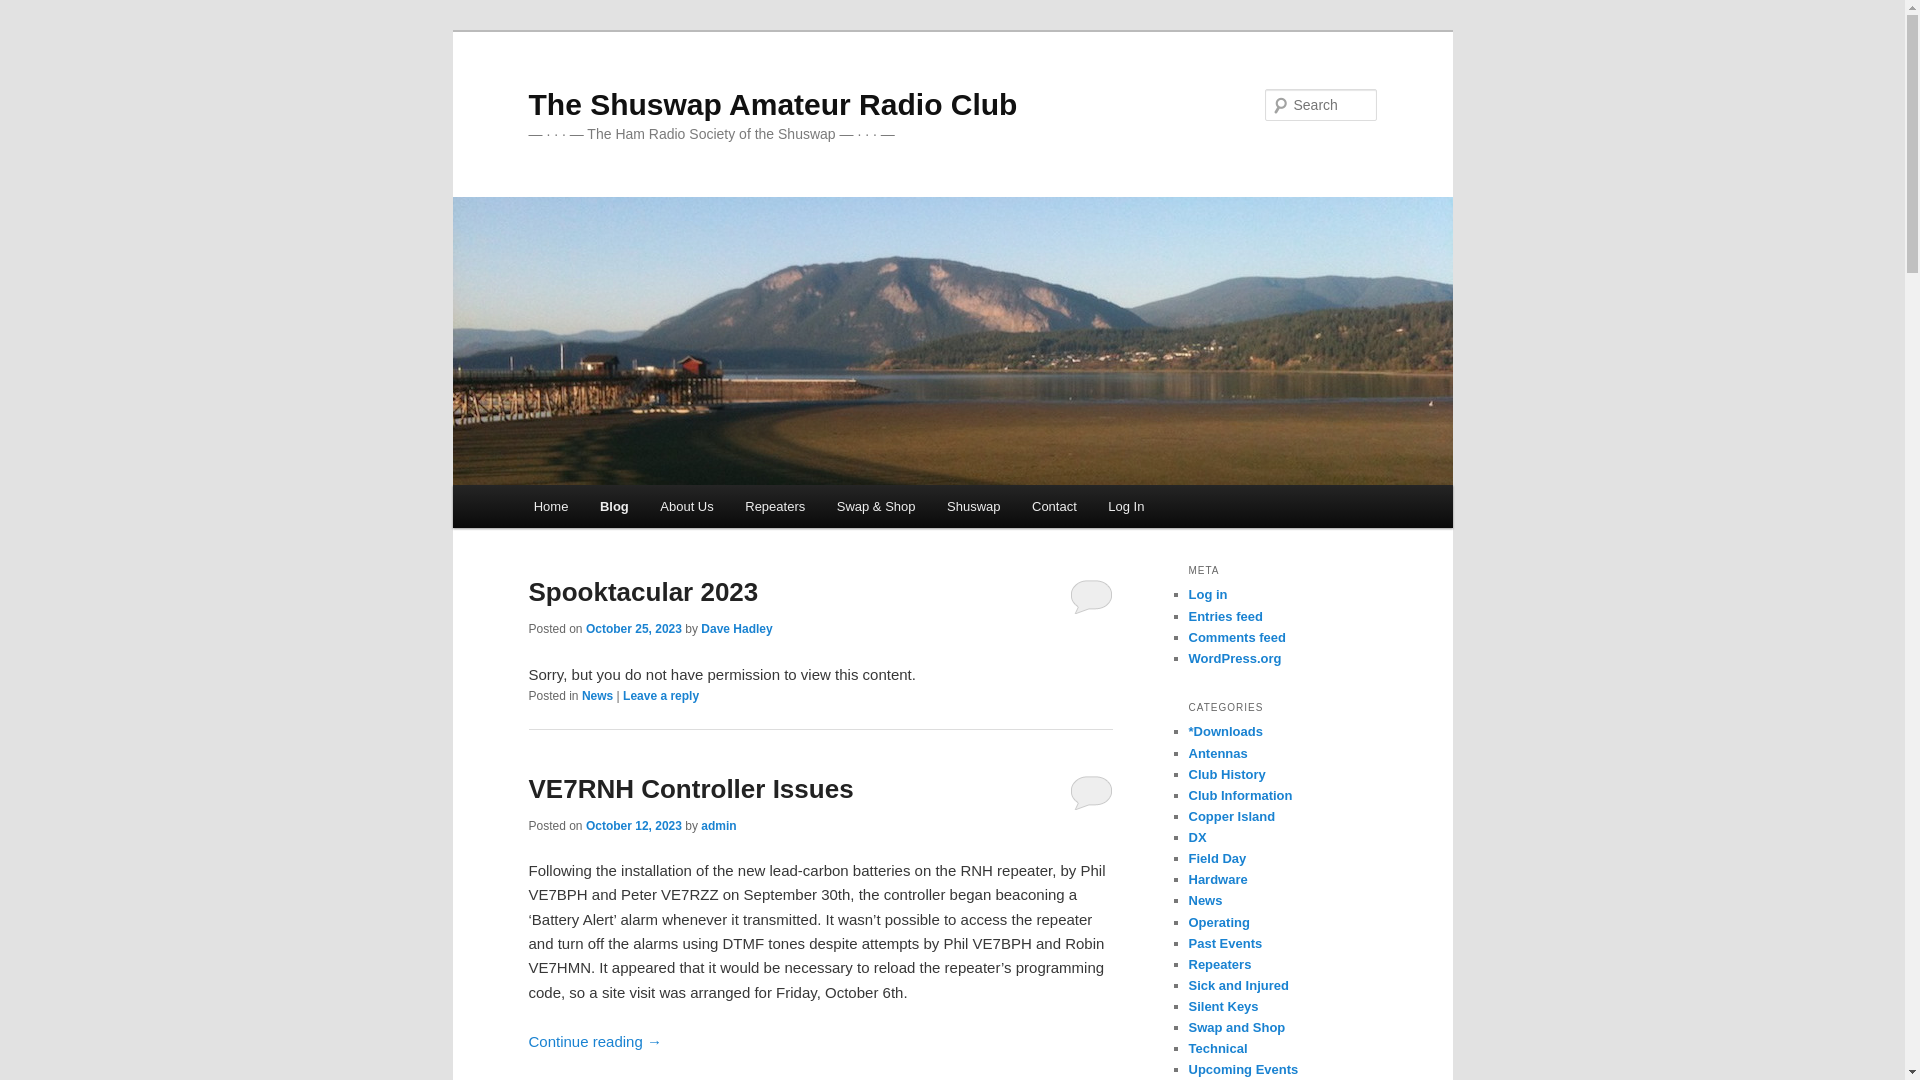 The image size is (1920, 1080). Describe the element at coordinates (1188, 921) in the screenshot. I see `'Operating'` at that location.